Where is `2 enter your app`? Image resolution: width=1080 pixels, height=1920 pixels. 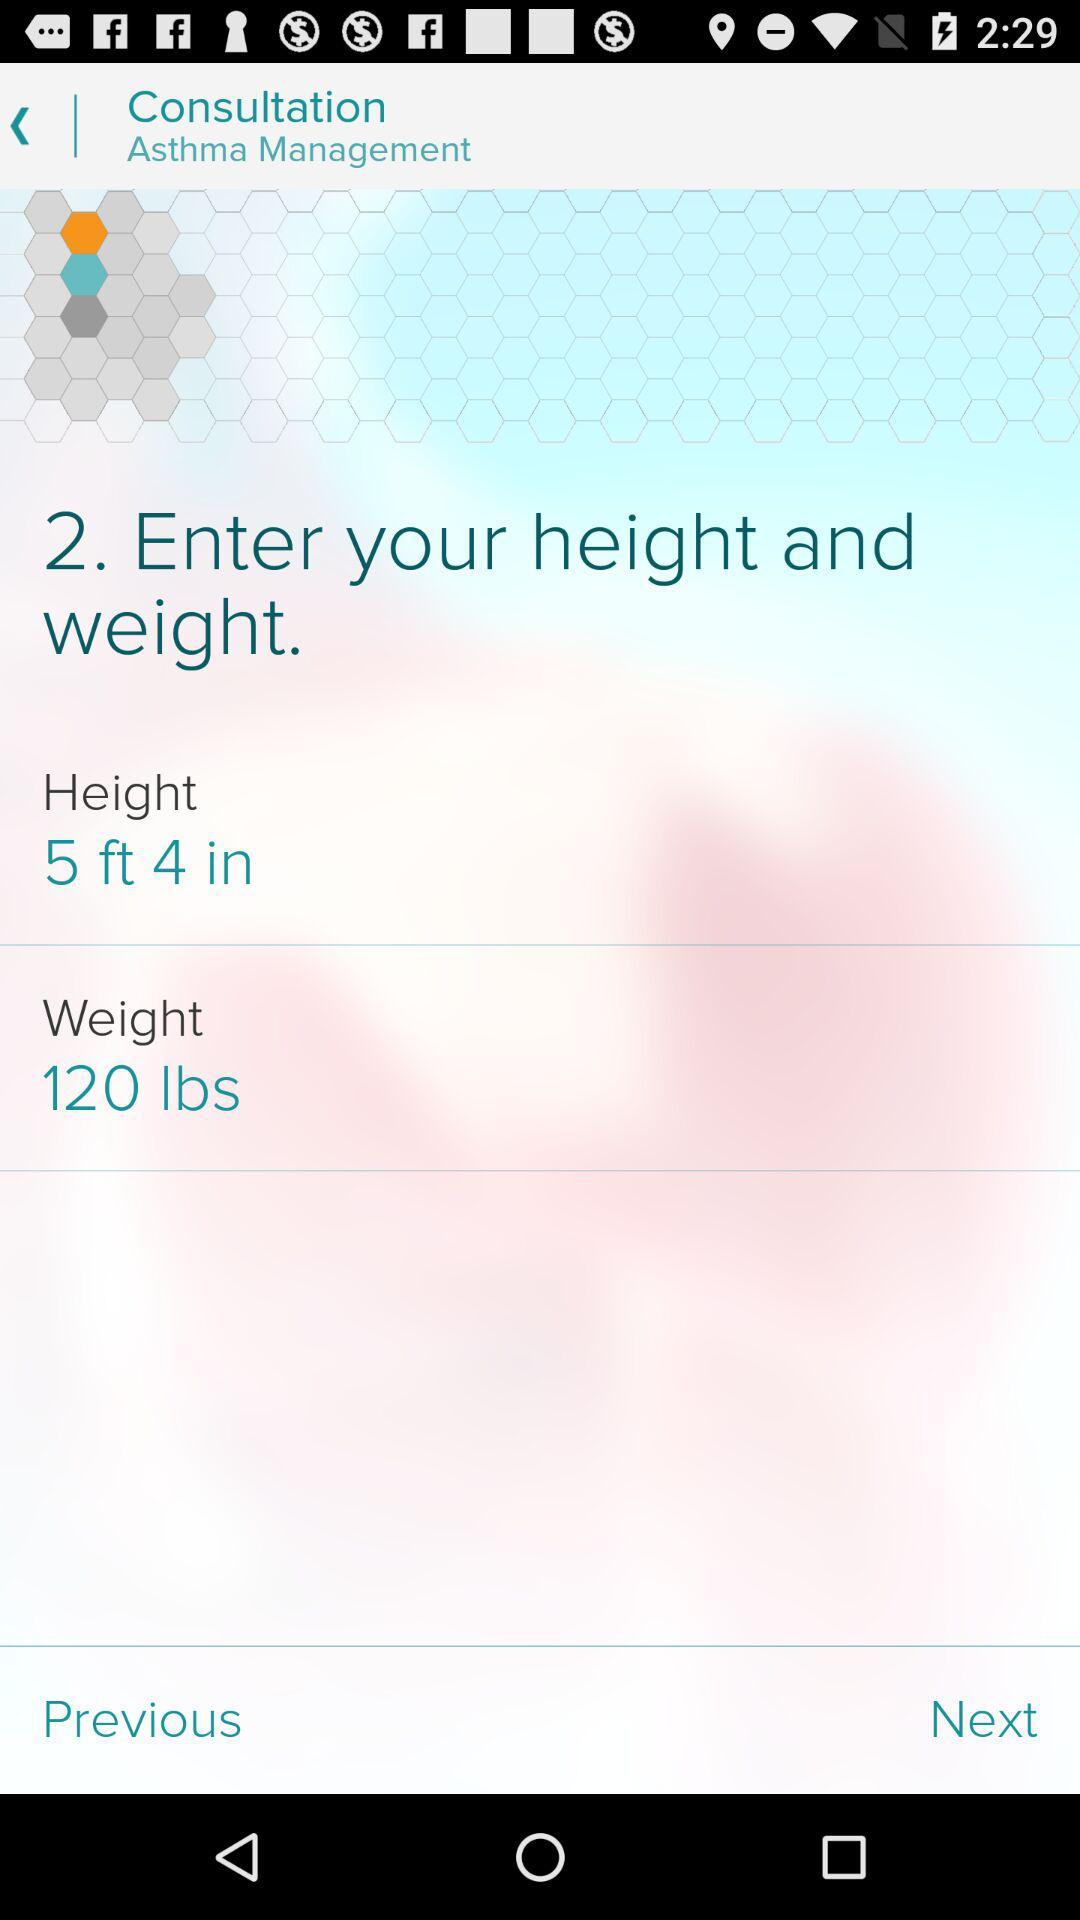
2 enter your app is located at coordinates (540, 584).